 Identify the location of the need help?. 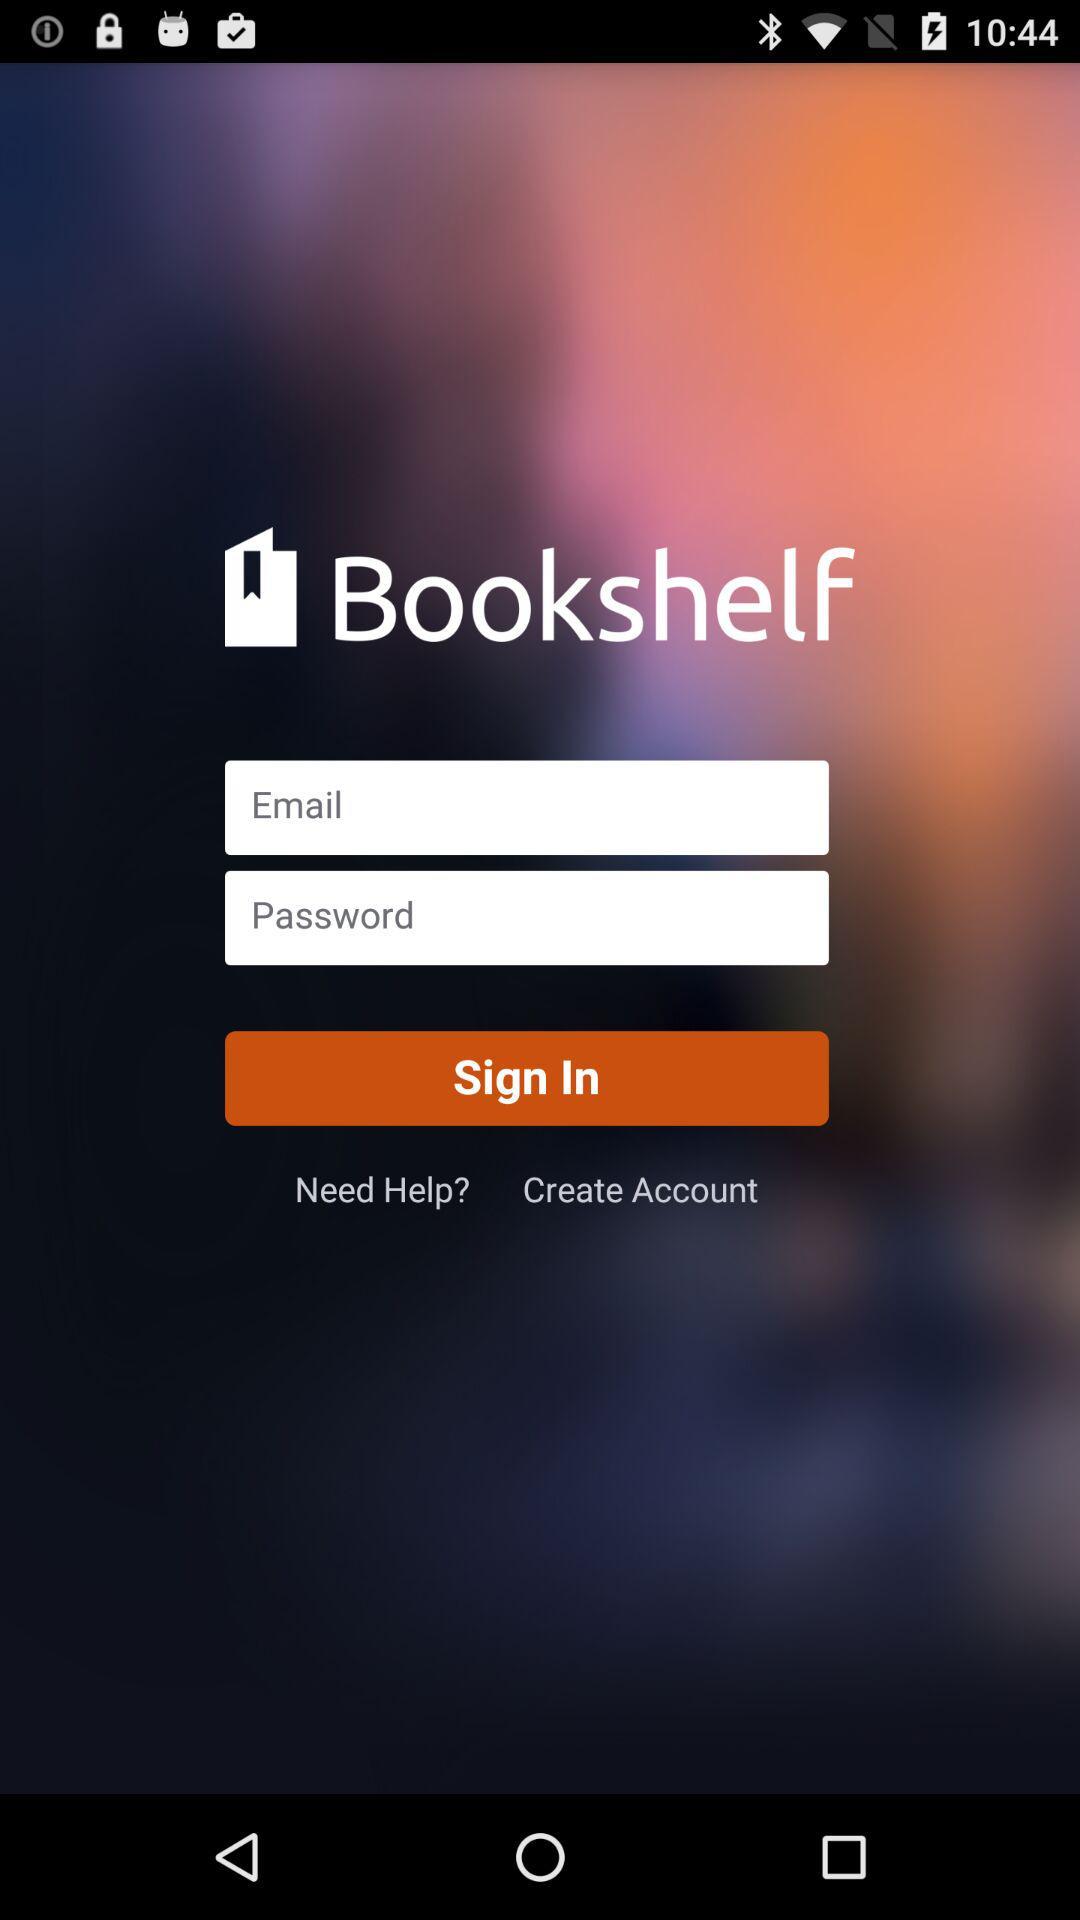
(407, 1188).